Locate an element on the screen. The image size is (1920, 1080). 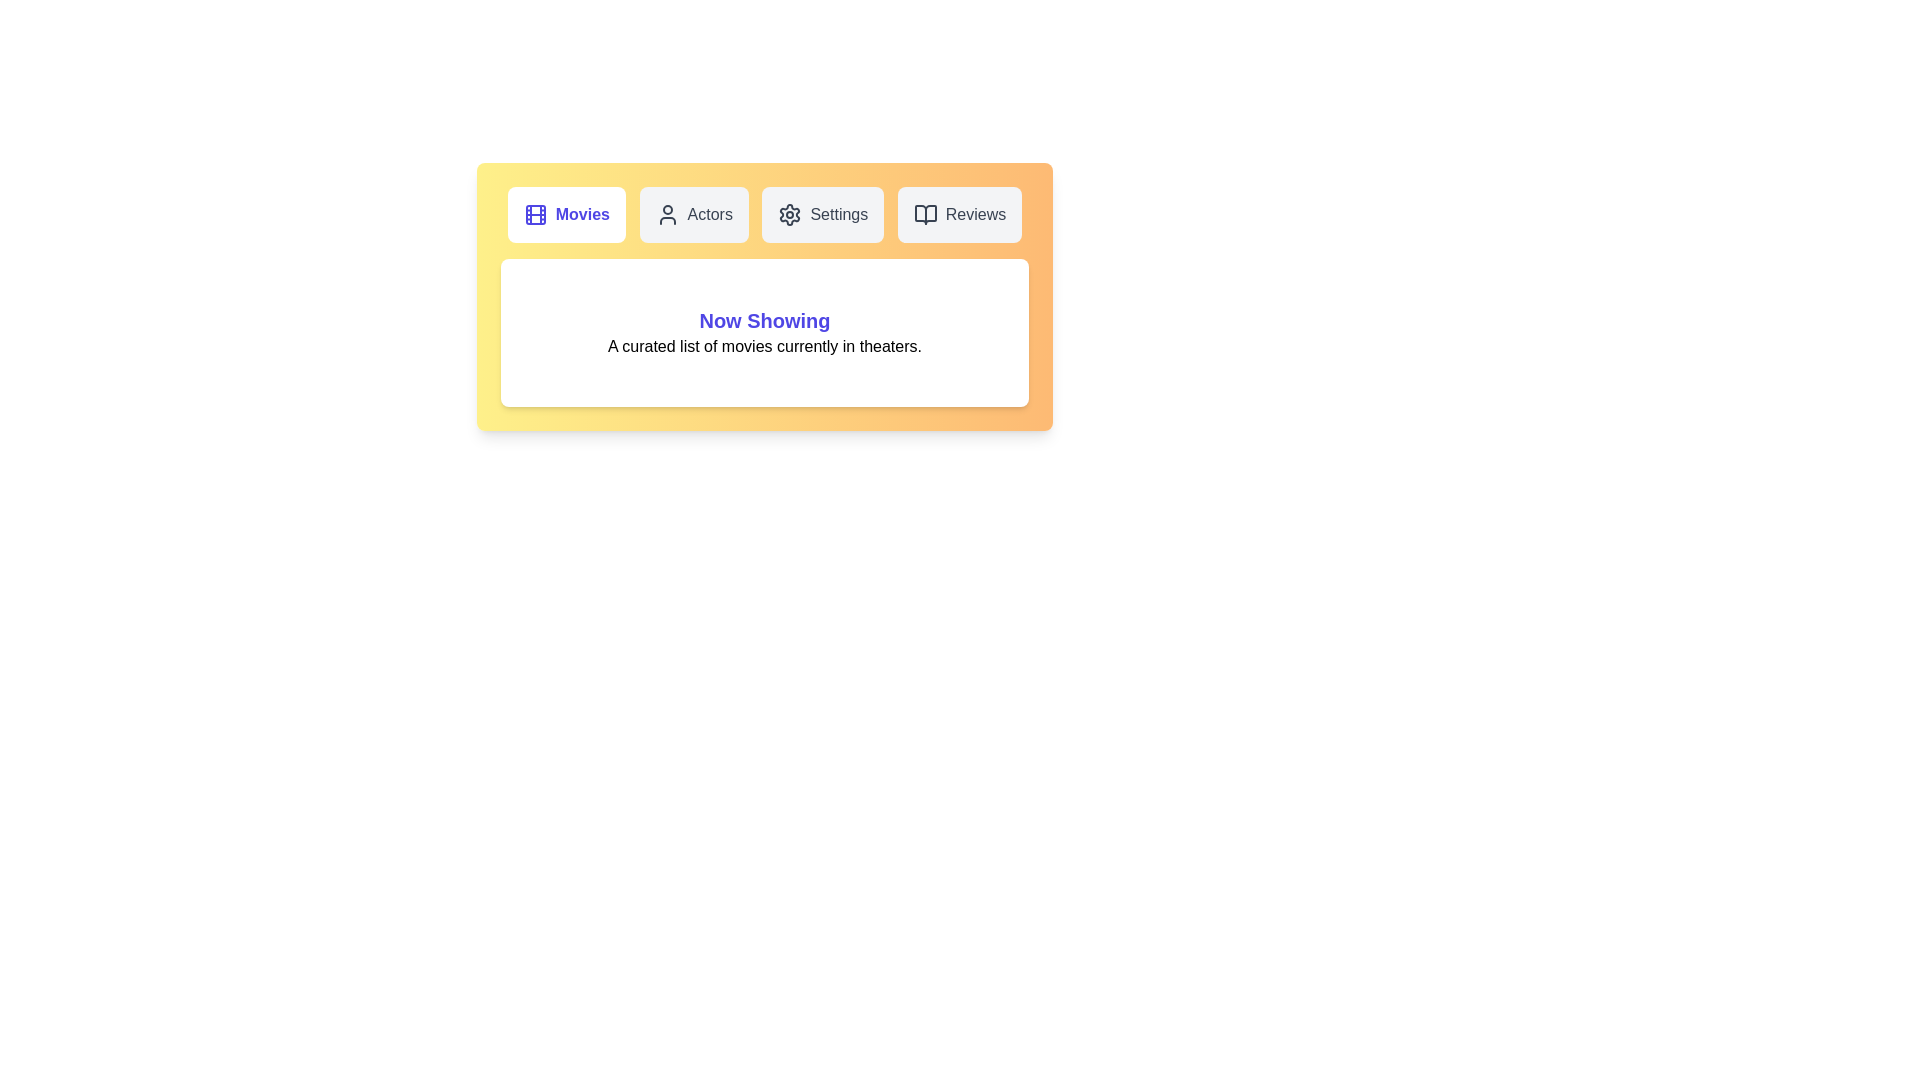
the tab labeled Settings to preview its interaction is located at coordinates (823, 215).